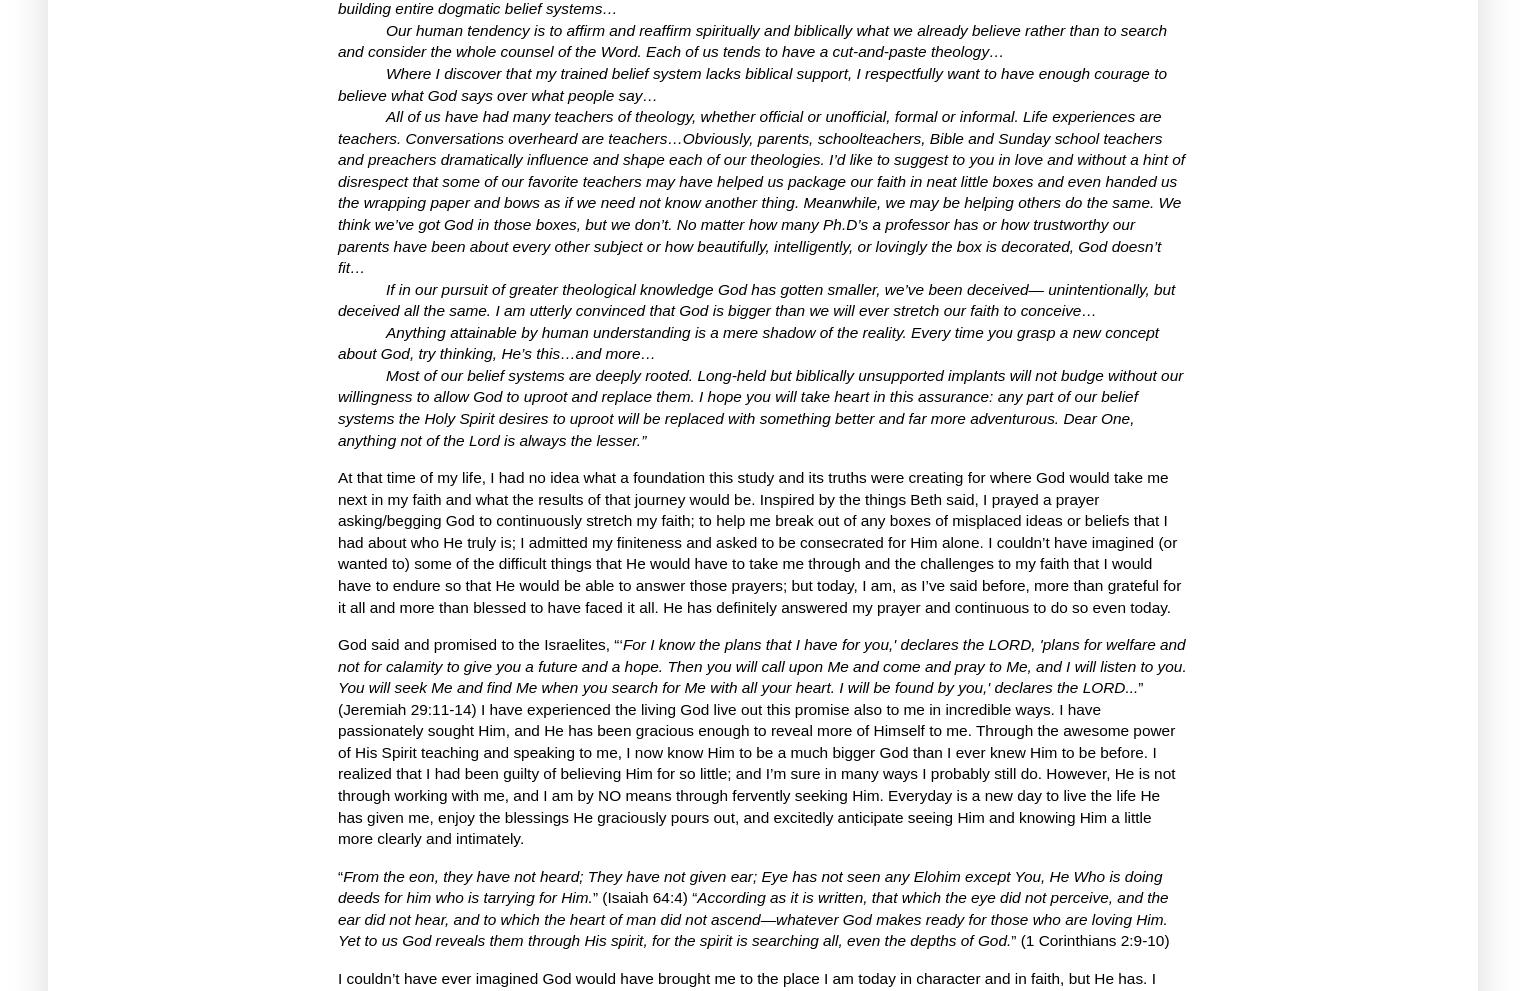 The width and height of the screenshot is (1528, 991). I want to click on 'From the eon, they have not heard; They have not given ear; Eye has not seen any Elohim except You, He Who is doing deeds for him who is tarrying for Him.', so click(748, 886).